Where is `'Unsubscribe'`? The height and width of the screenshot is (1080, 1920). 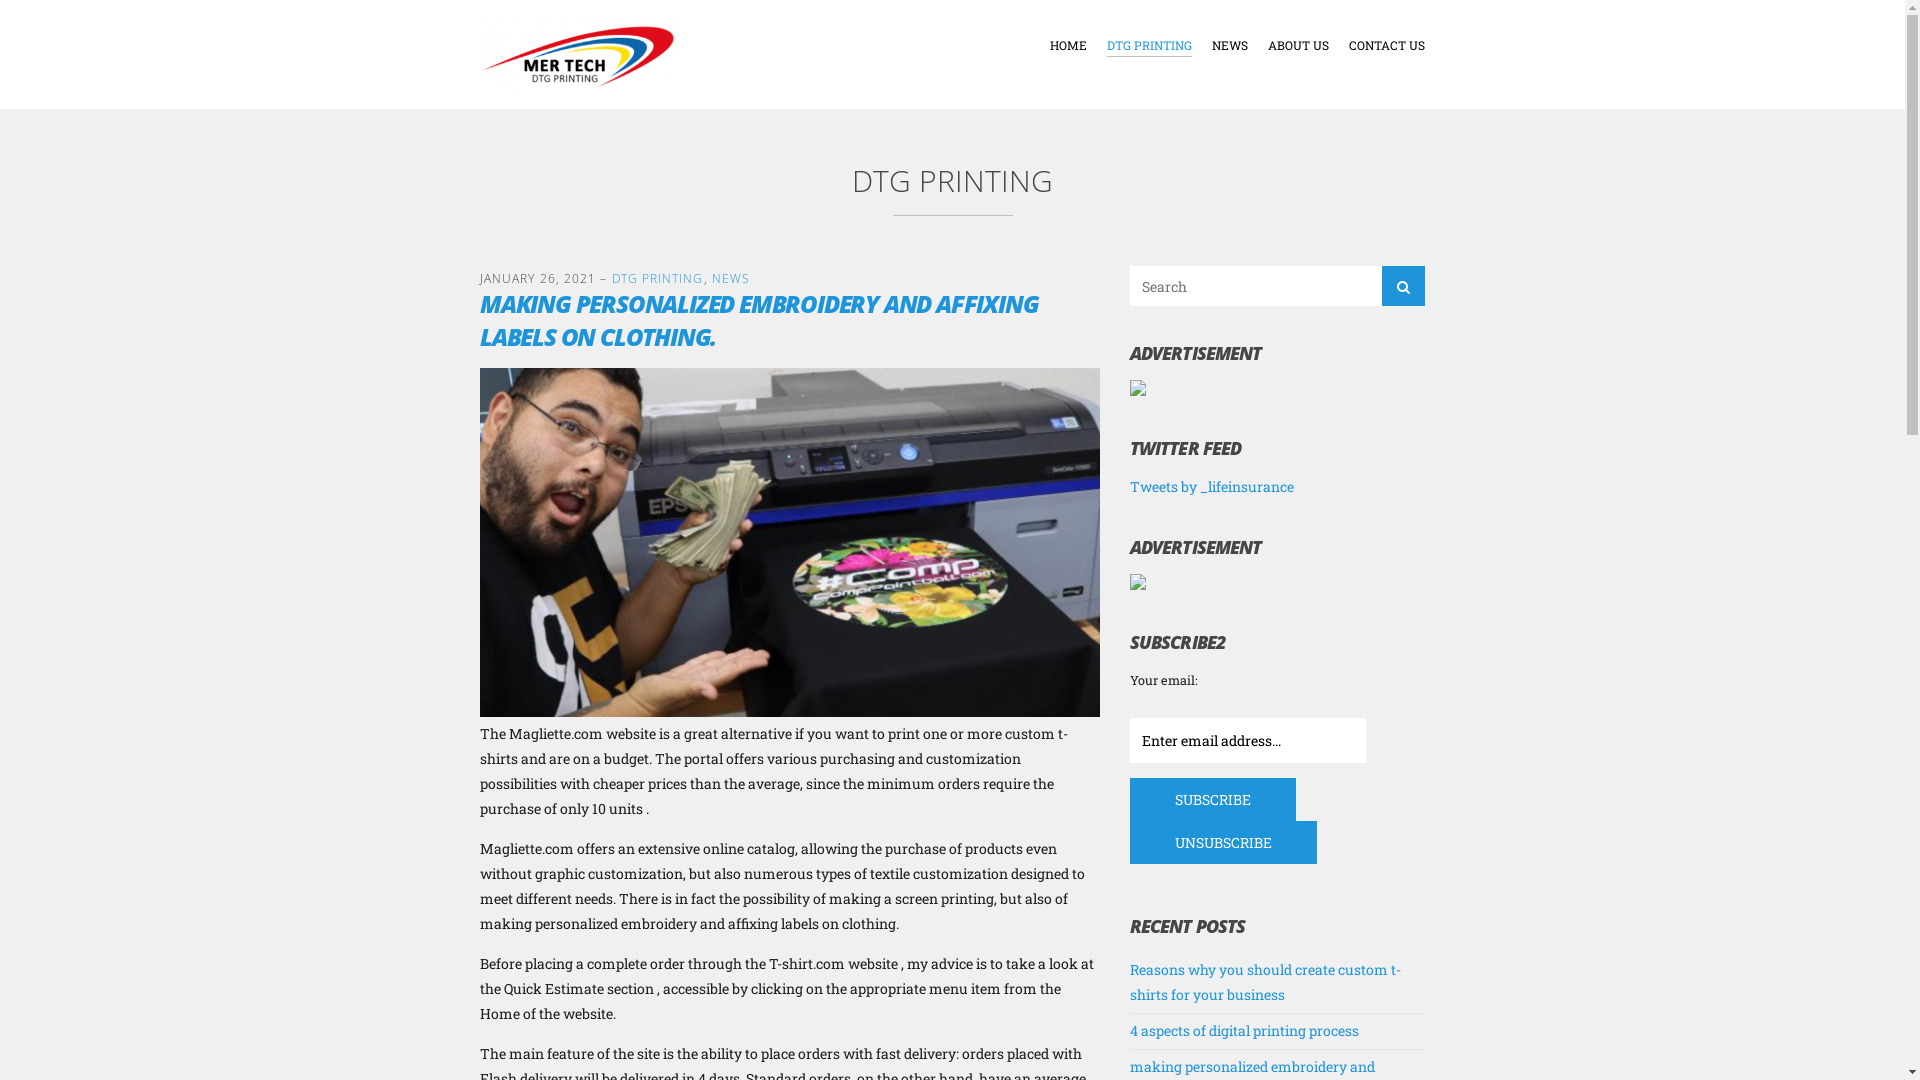
'Unsubscribe' is located at coordinates (1222, 842).